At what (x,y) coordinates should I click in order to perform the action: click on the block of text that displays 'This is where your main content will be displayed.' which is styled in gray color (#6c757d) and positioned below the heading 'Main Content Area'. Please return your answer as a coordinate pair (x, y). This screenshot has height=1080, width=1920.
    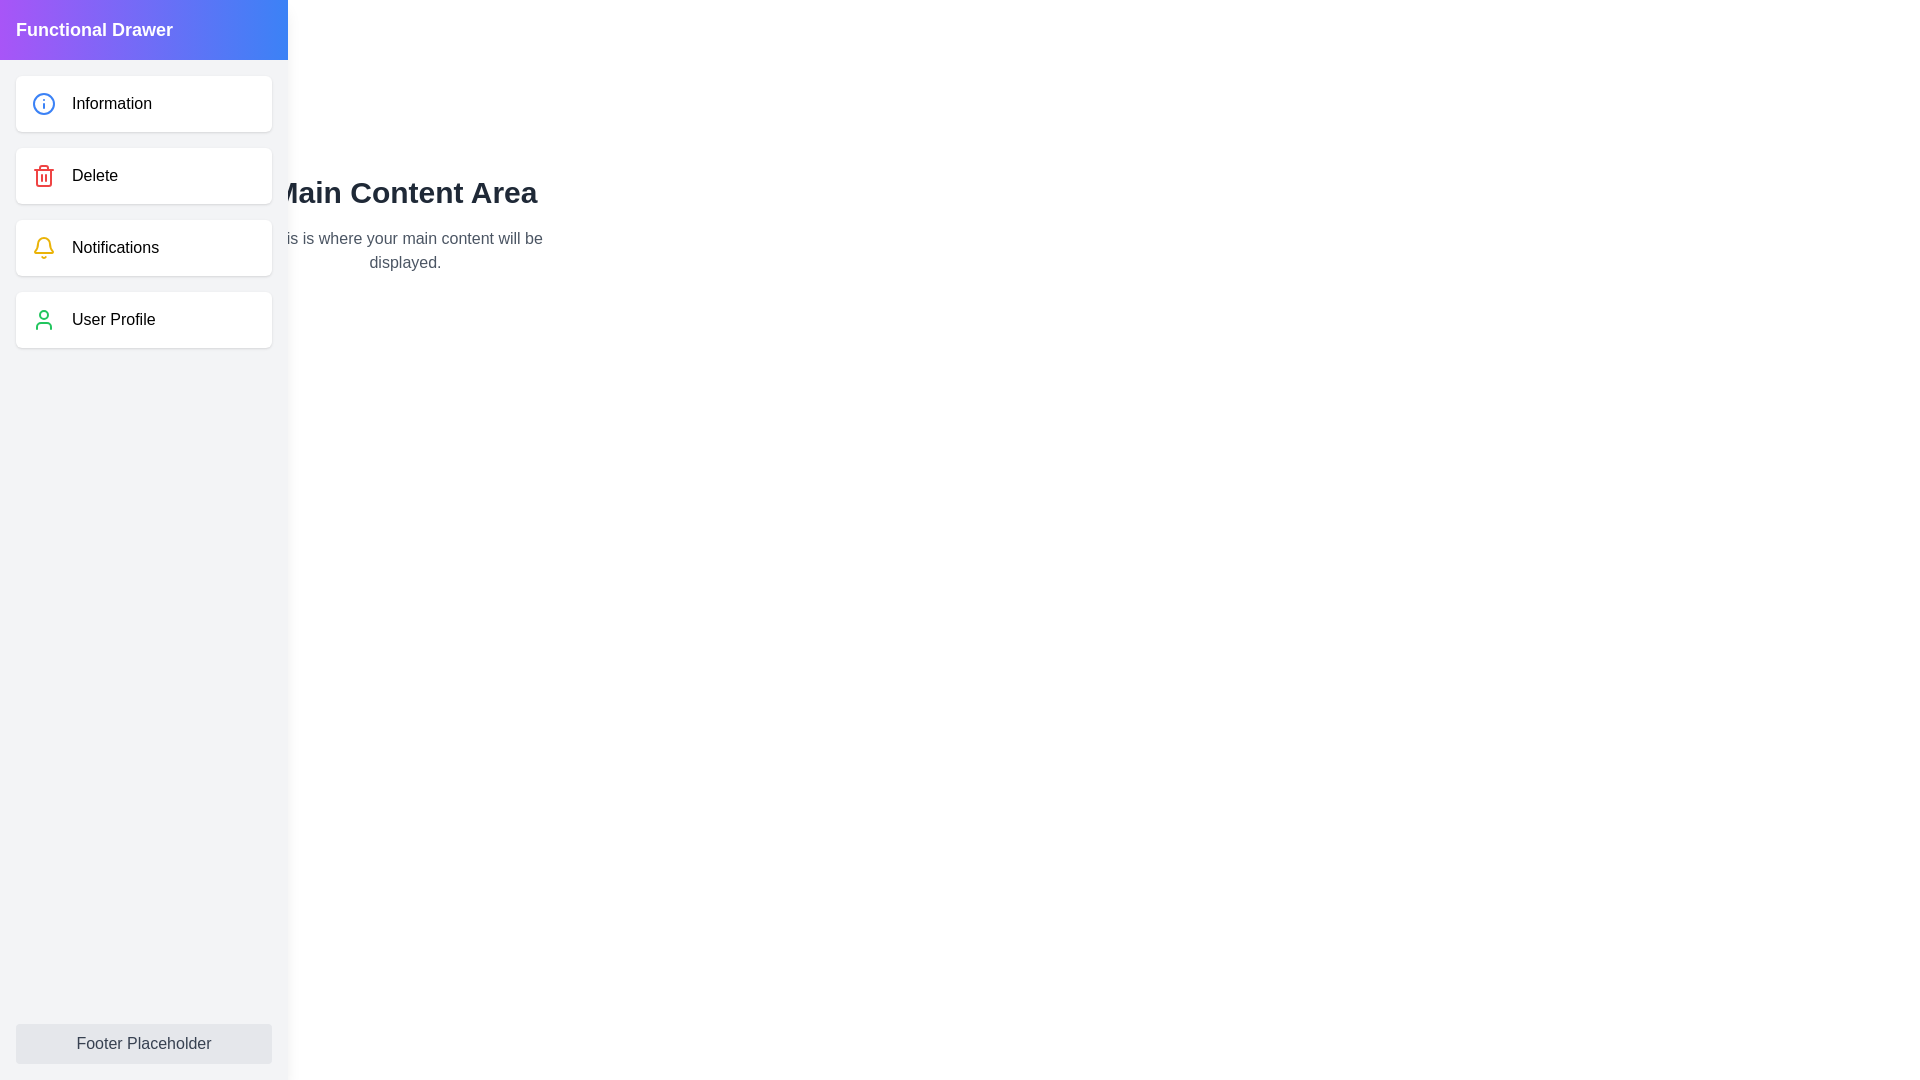
    Looking at the image, I should click on (404, 249).